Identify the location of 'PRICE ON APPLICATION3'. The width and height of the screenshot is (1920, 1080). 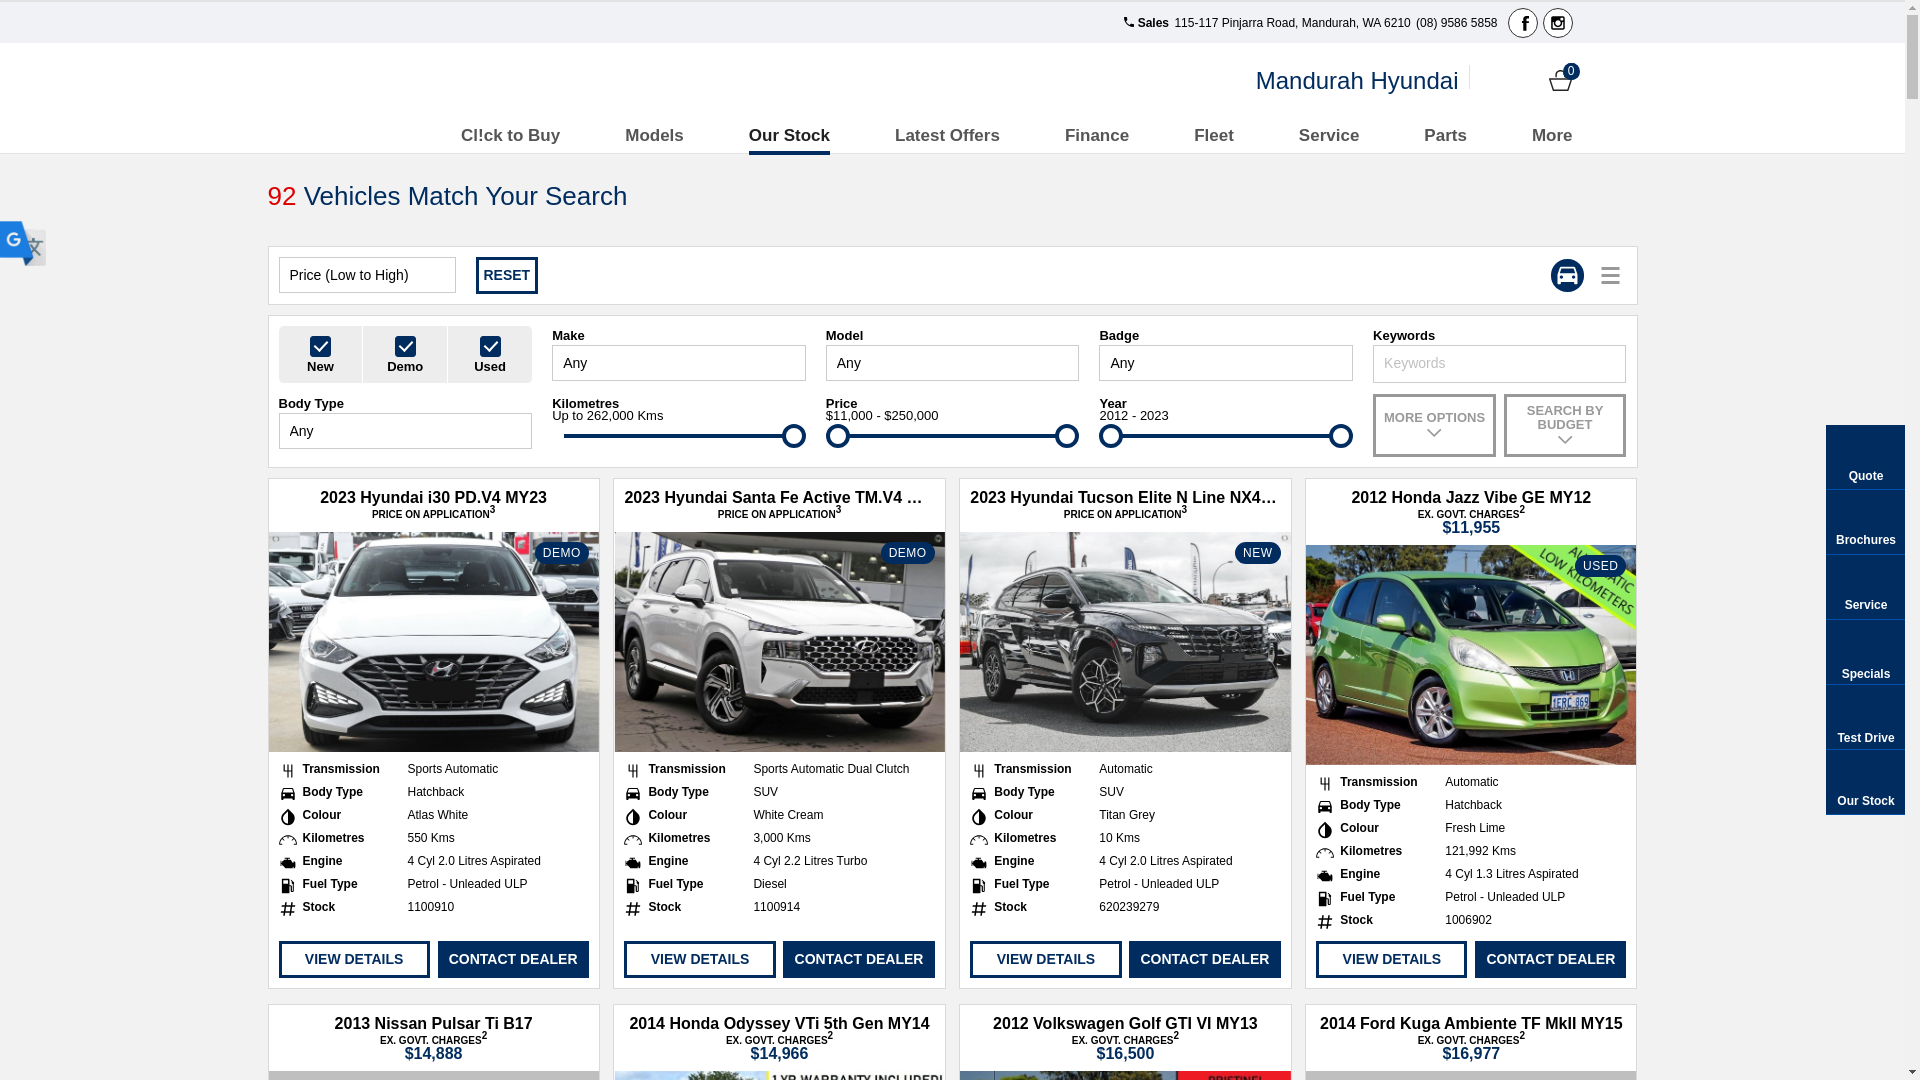
(432, 513).